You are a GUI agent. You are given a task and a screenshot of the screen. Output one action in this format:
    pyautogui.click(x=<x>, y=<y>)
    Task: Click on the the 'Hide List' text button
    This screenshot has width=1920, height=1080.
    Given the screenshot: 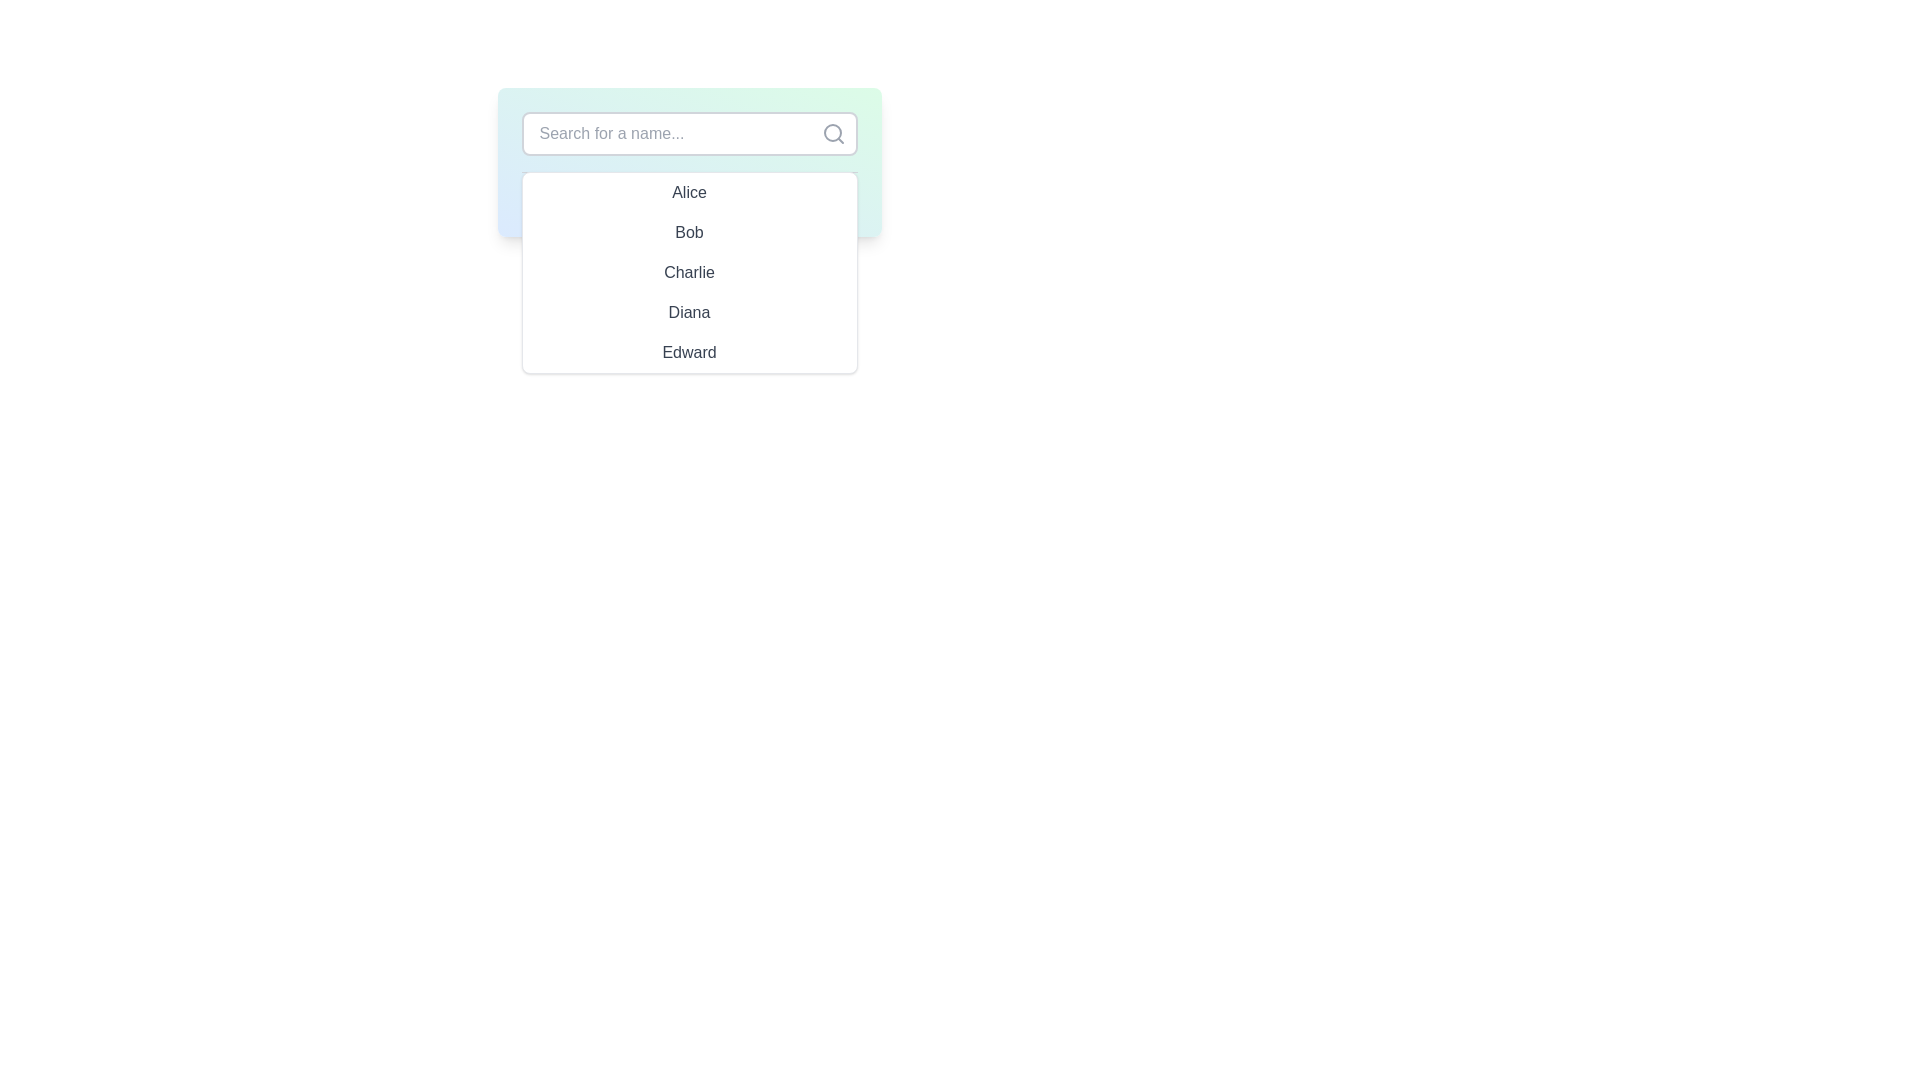 What is the action you would take?
    pyautogui.click(x=689, y=192)
    